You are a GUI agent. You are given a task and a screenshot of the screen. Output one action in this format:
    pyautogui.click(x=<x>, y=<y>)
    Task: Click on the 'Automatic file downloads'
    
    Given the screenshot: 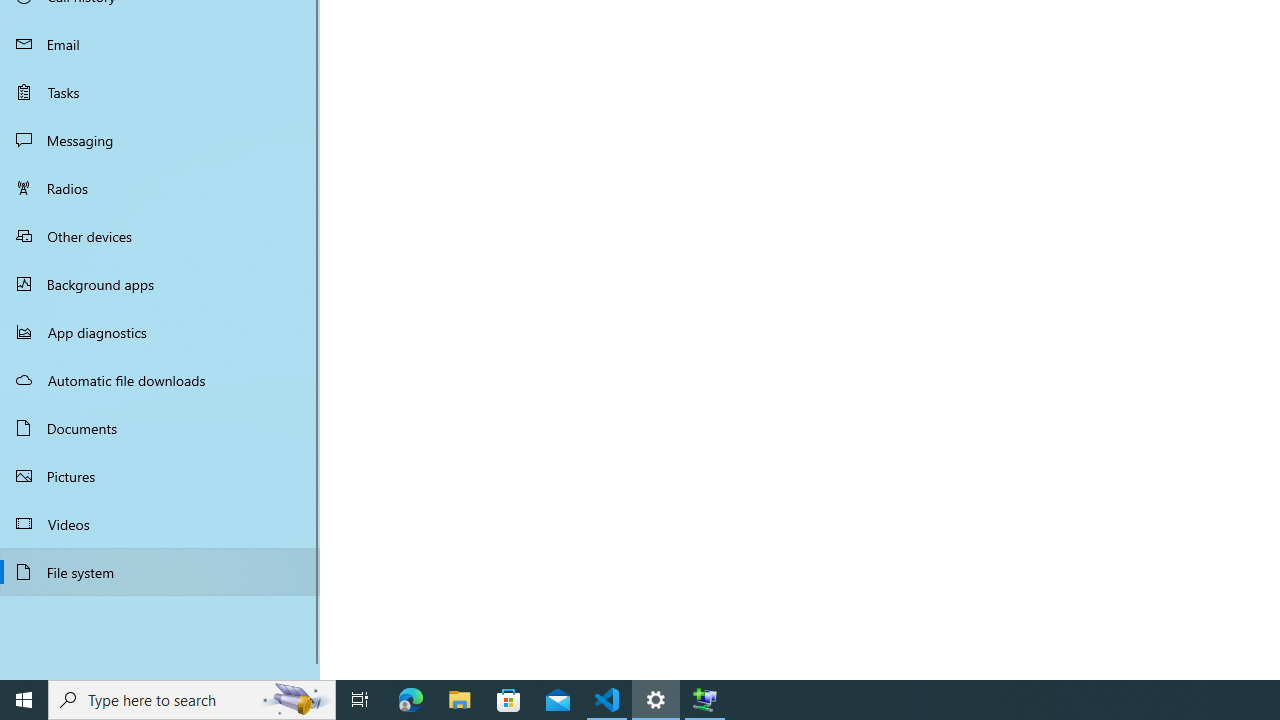 What is the action you would take?
    pyautogui.click(x=160, y=379)
    